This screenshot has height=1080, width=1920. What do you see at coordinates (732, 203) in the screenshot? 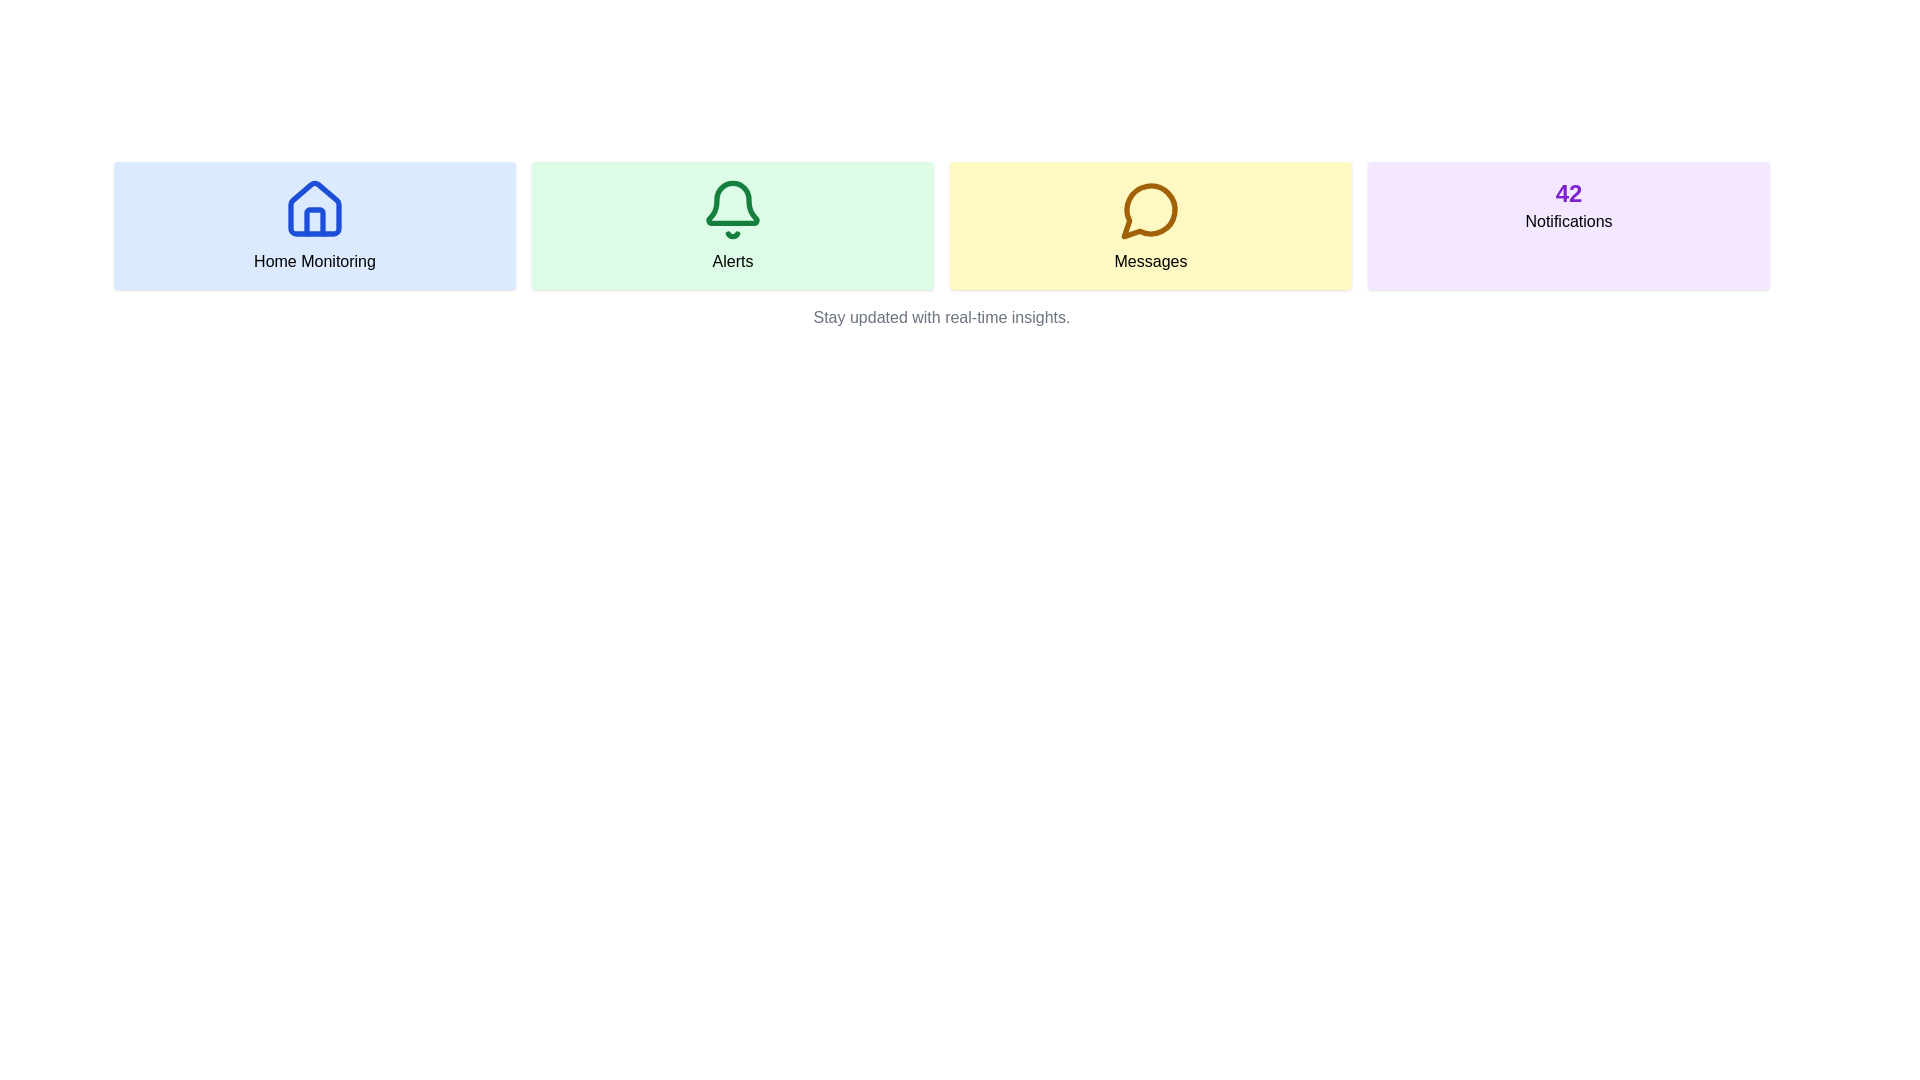
I see `the upper half of the bell icon in the 'Alerts' section, which visually represents notifications` at bounding box center [732, 203].